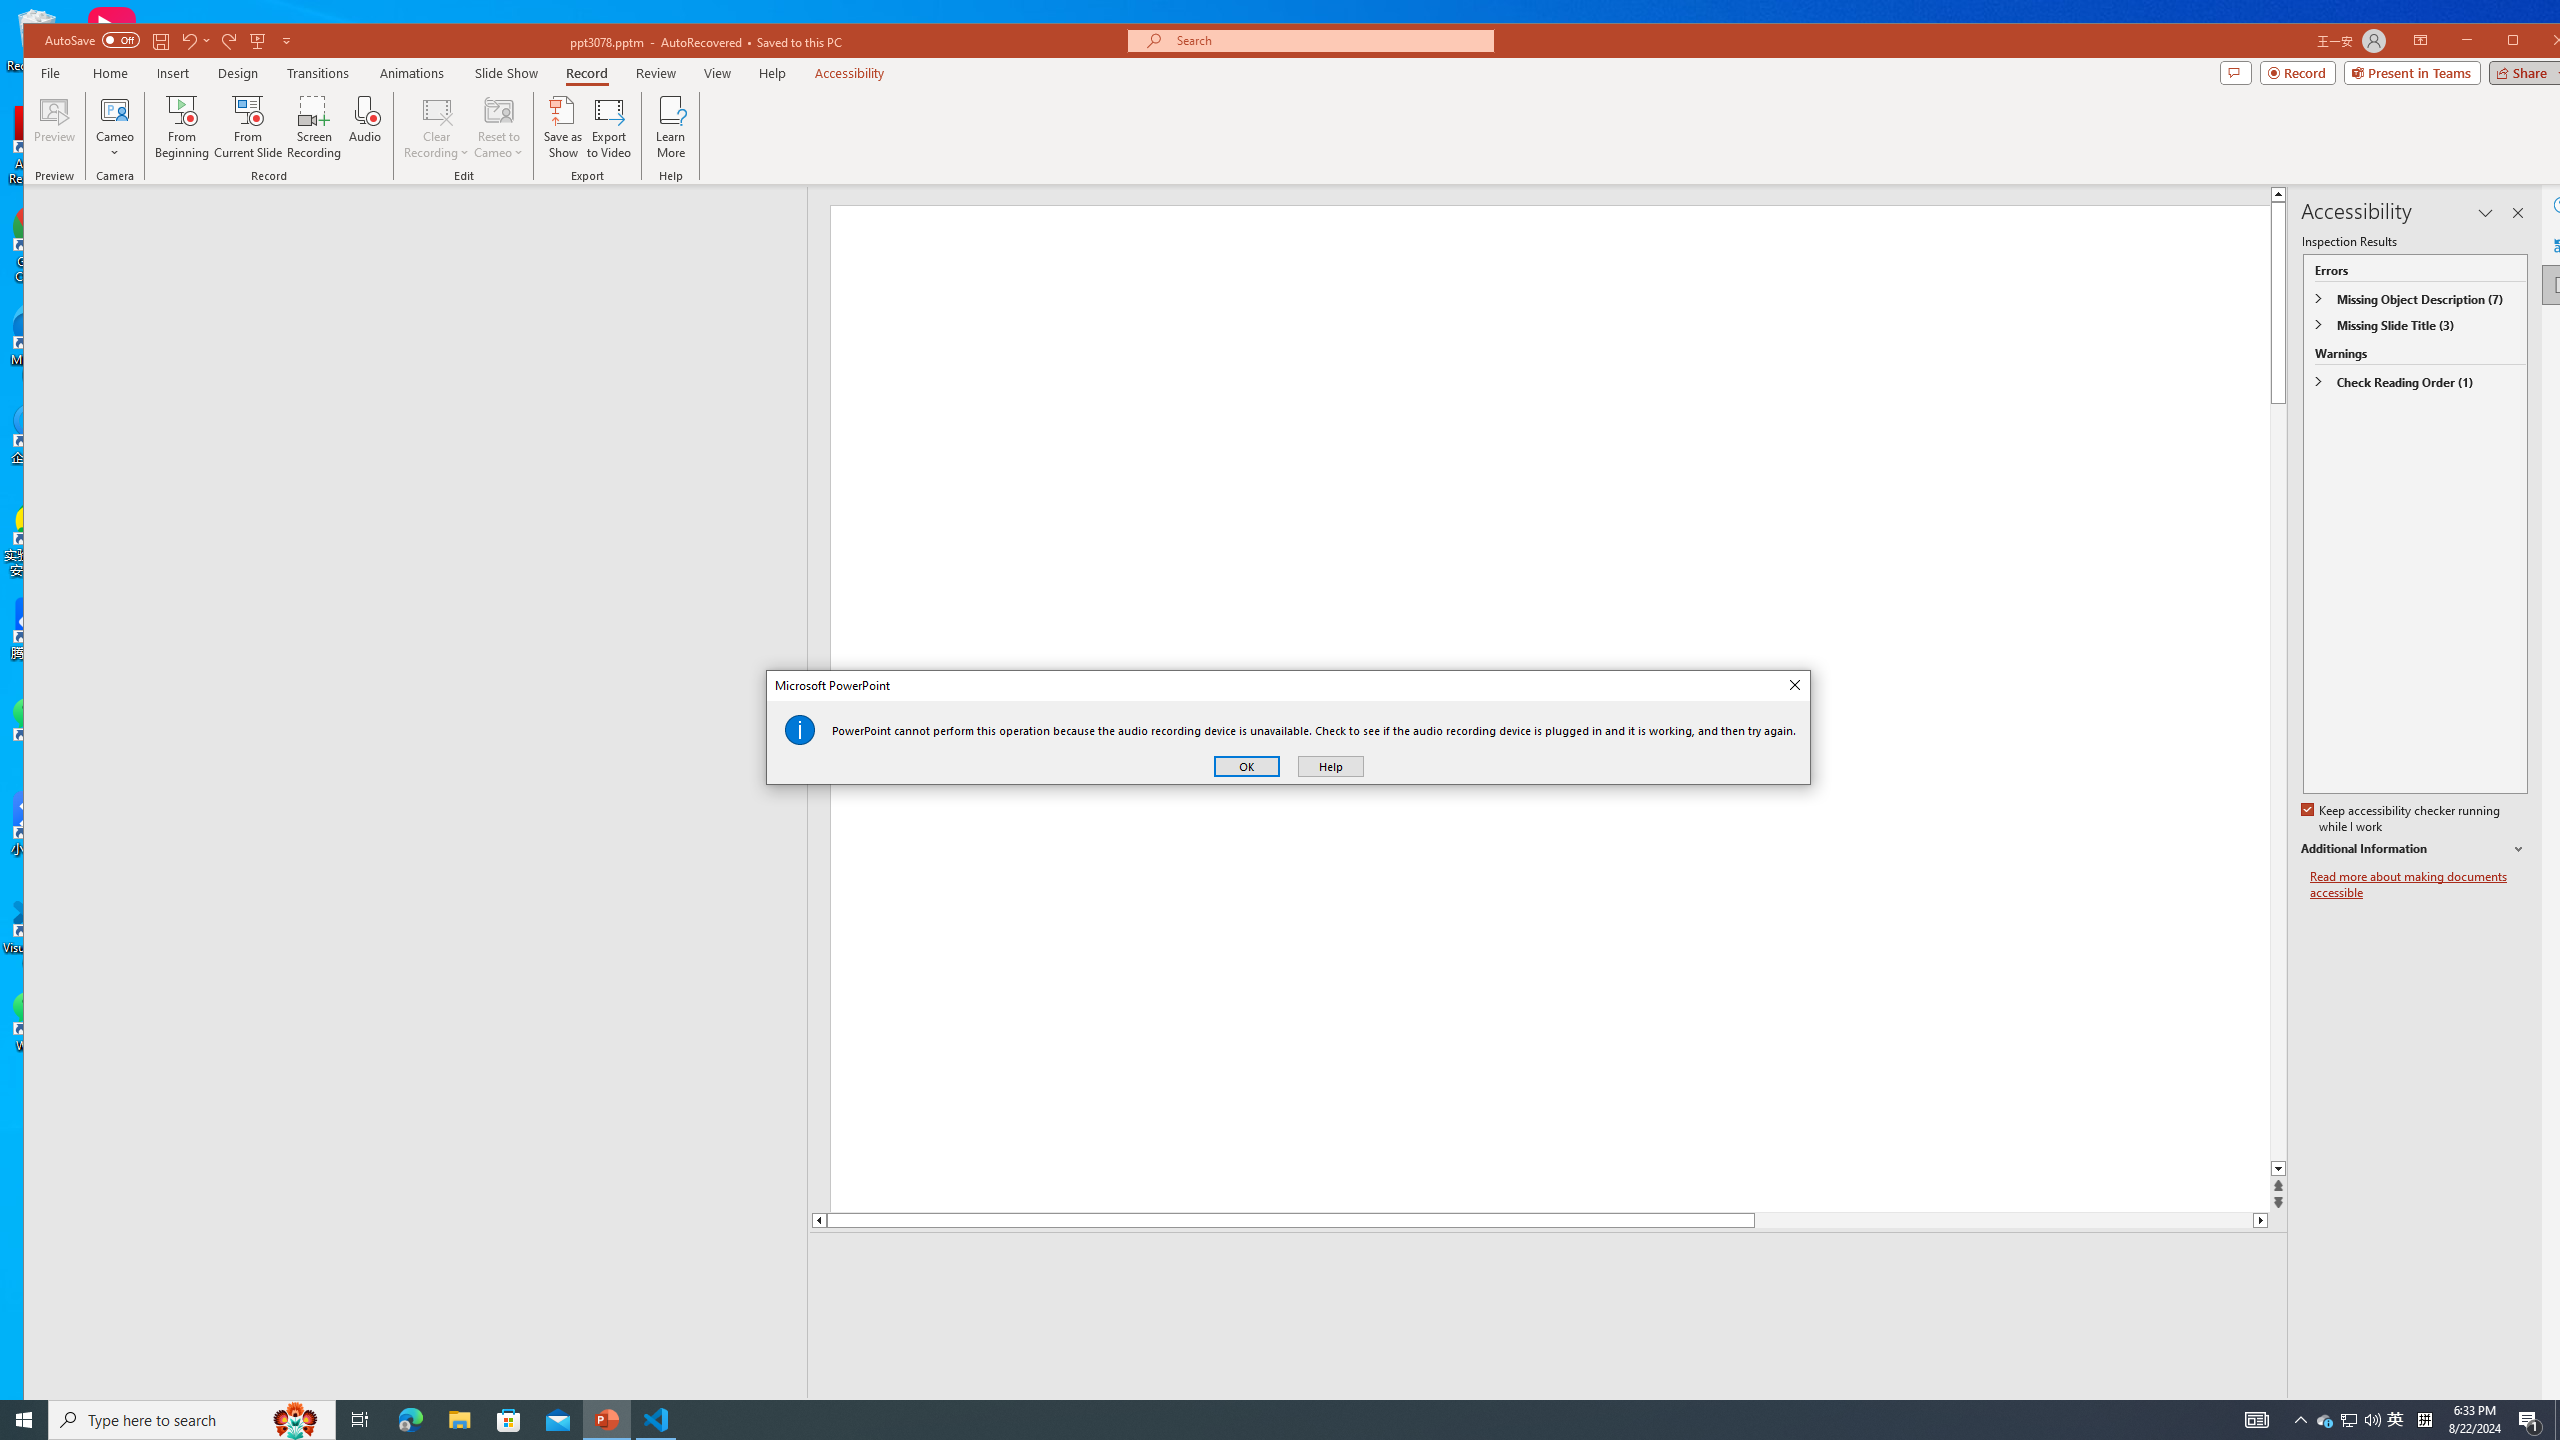  I want to click on 'Notification Chevron', so click(2300, 1418).